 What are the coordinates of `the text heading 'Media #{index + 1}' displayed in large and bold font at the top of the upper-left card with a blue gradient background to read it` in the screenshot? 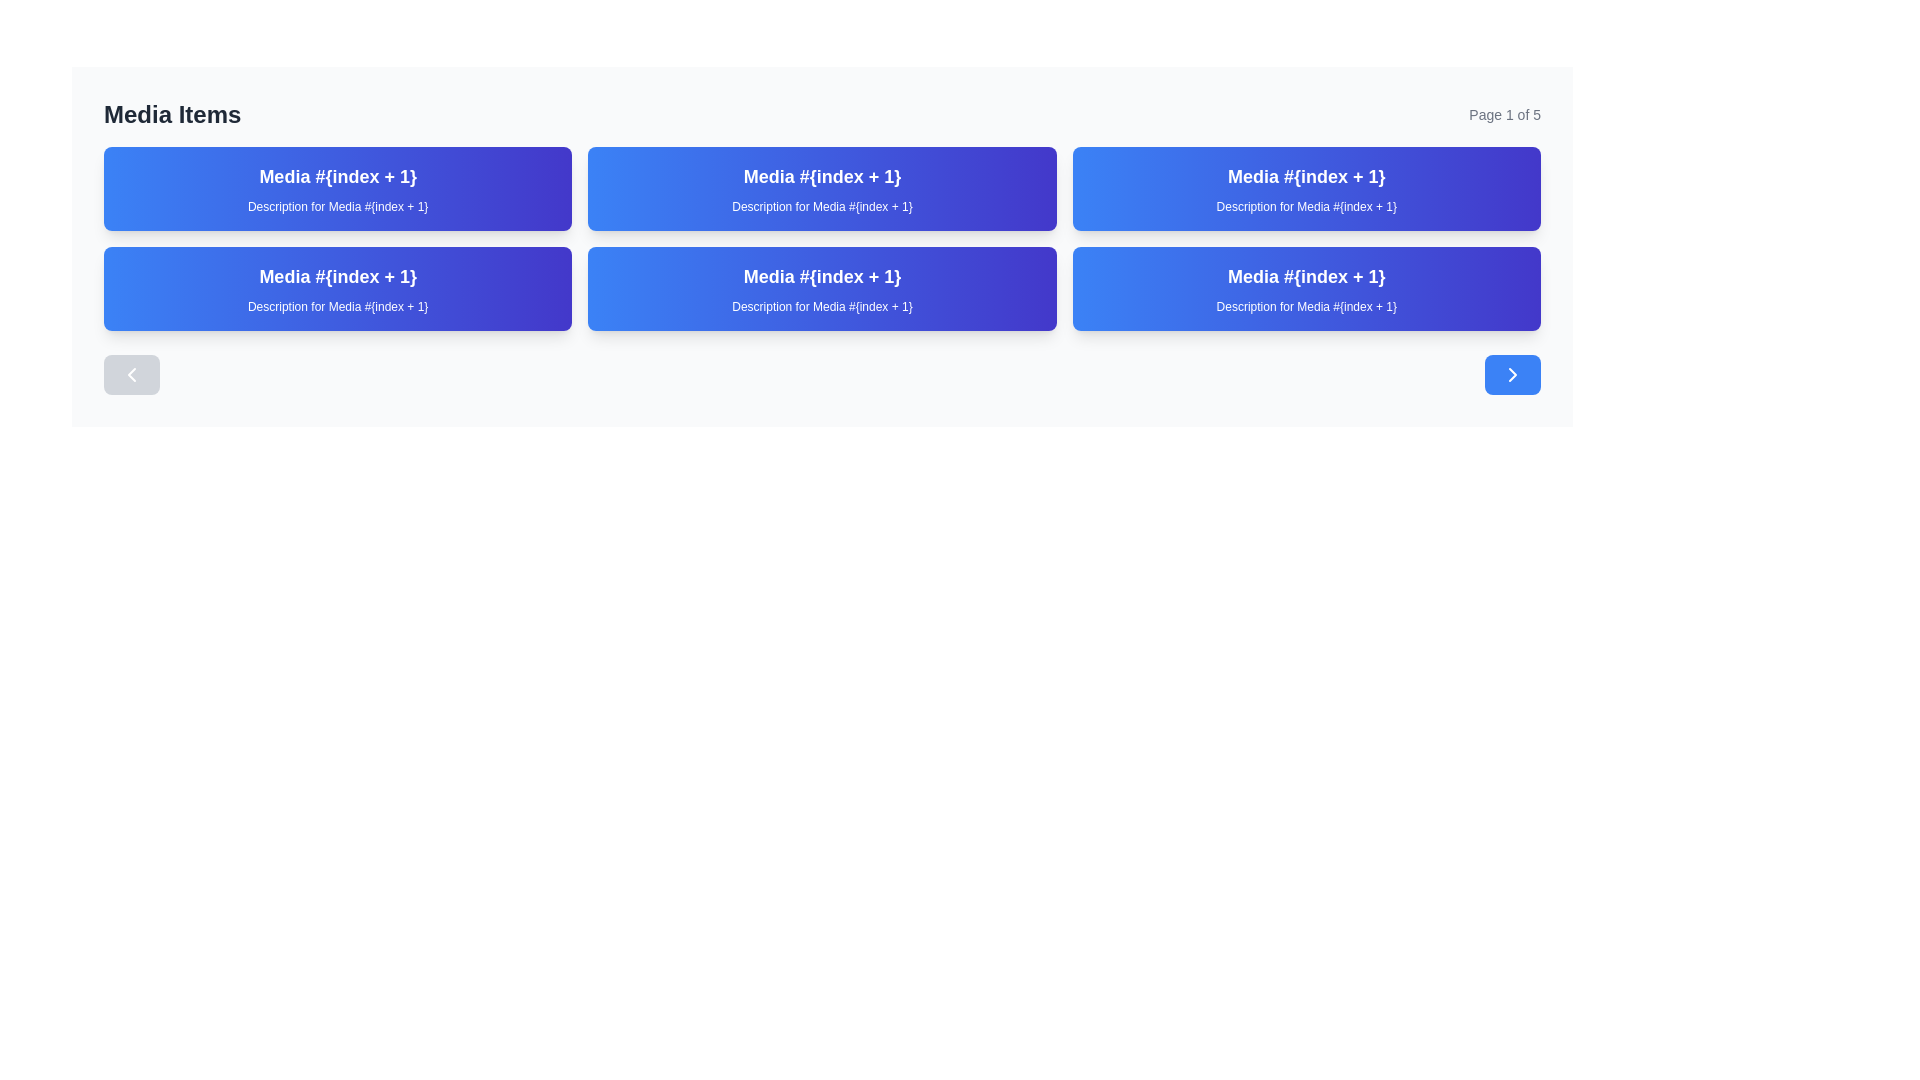 It's located at (338, 176).